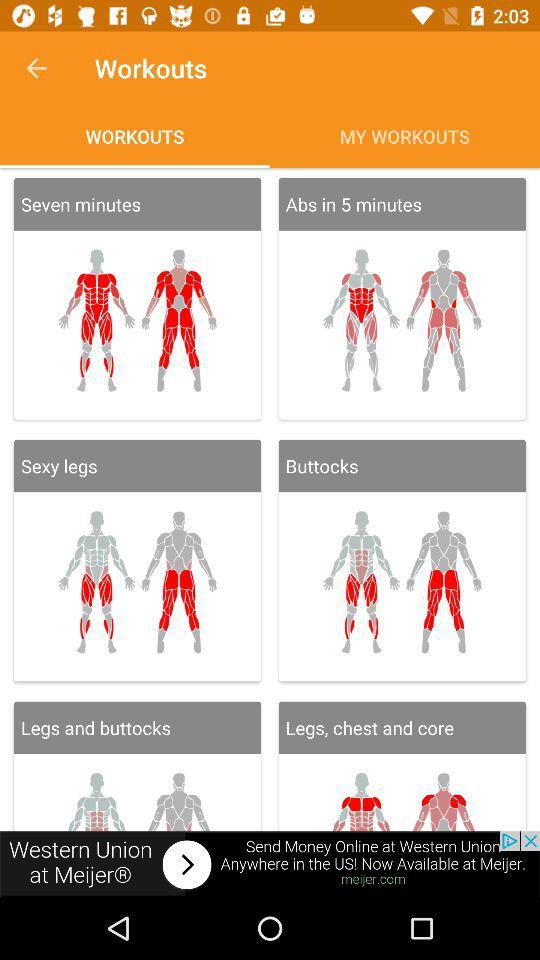 This screenshot has width=540, height=960. What do you see at coordinates (270, 863) in the screenshot?
I see `remove add` at bounding box center [270, 863].